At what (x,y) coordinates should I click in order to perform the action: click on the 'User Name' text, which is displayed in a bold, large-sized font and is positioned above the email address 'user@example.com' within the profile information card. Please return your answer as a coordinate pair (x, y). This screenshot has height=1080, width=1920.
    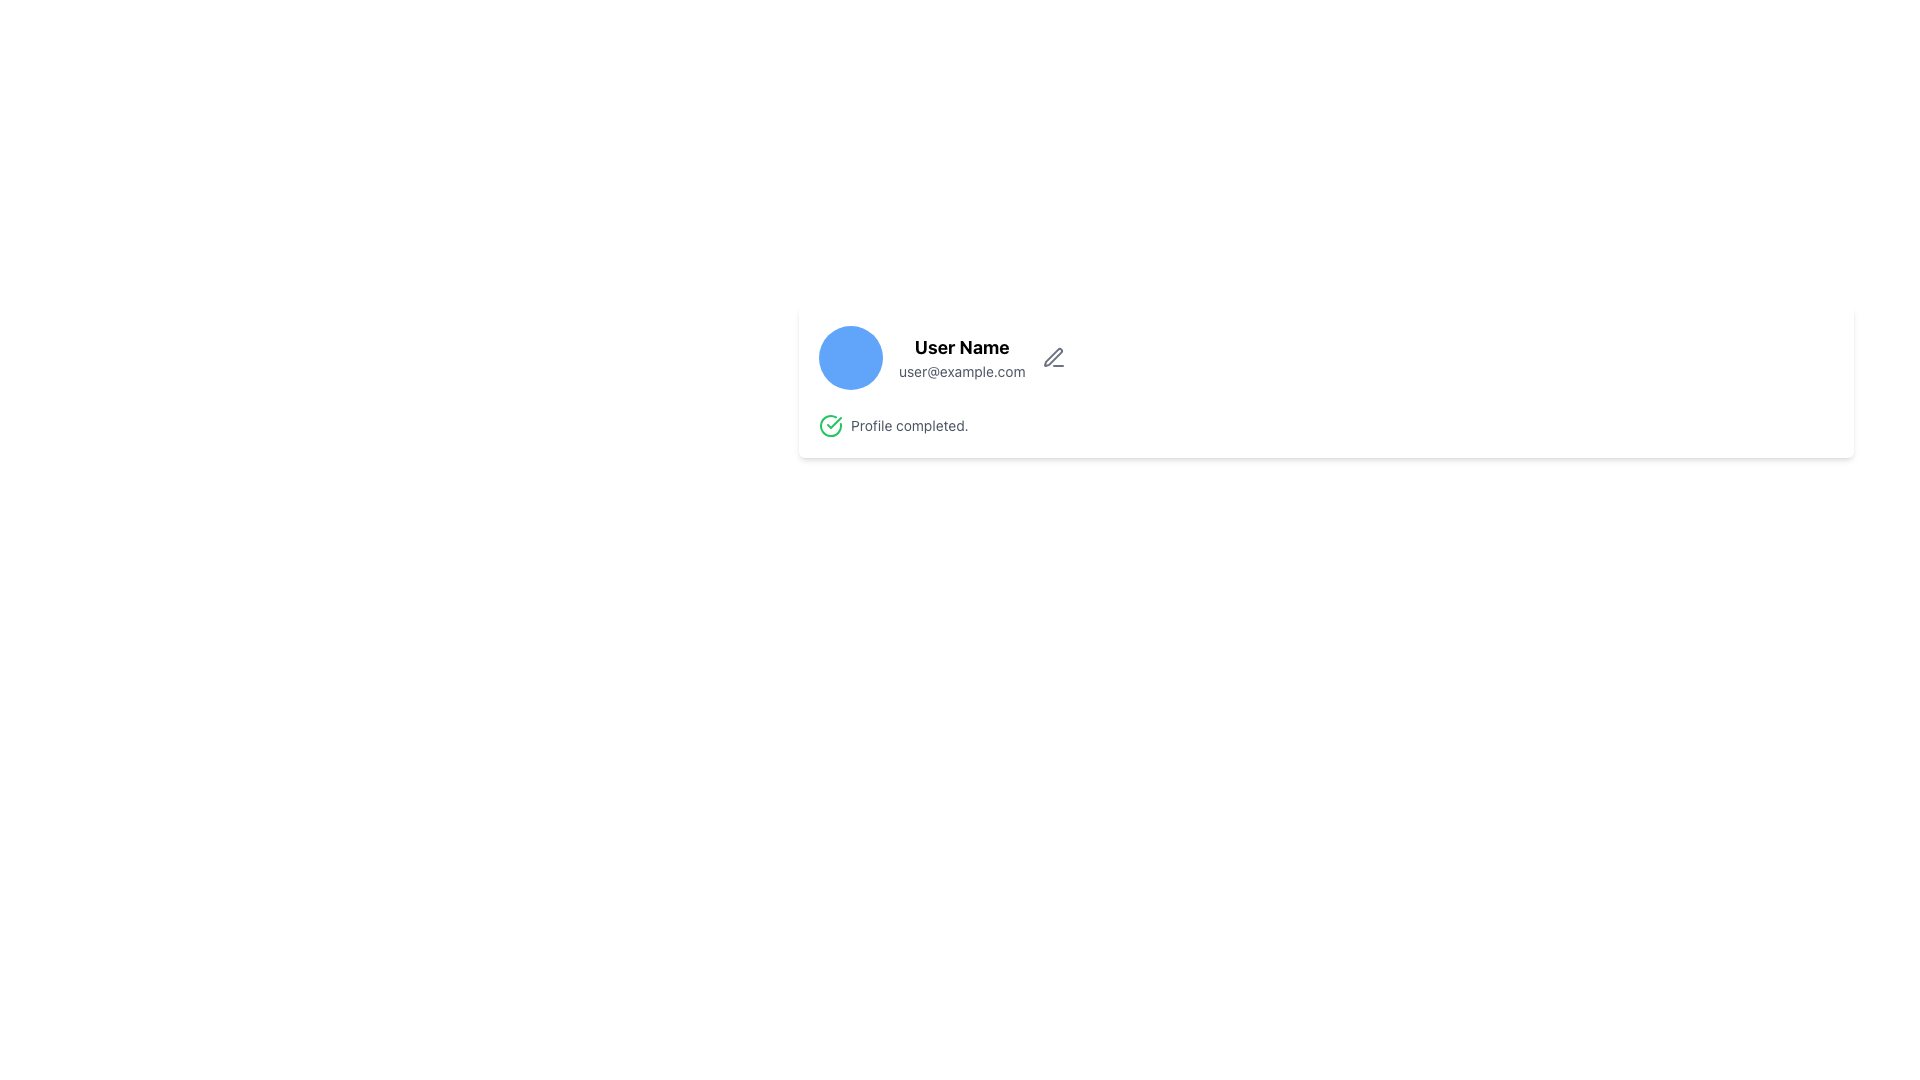
    Looking at the image, I should click on (962, 346).